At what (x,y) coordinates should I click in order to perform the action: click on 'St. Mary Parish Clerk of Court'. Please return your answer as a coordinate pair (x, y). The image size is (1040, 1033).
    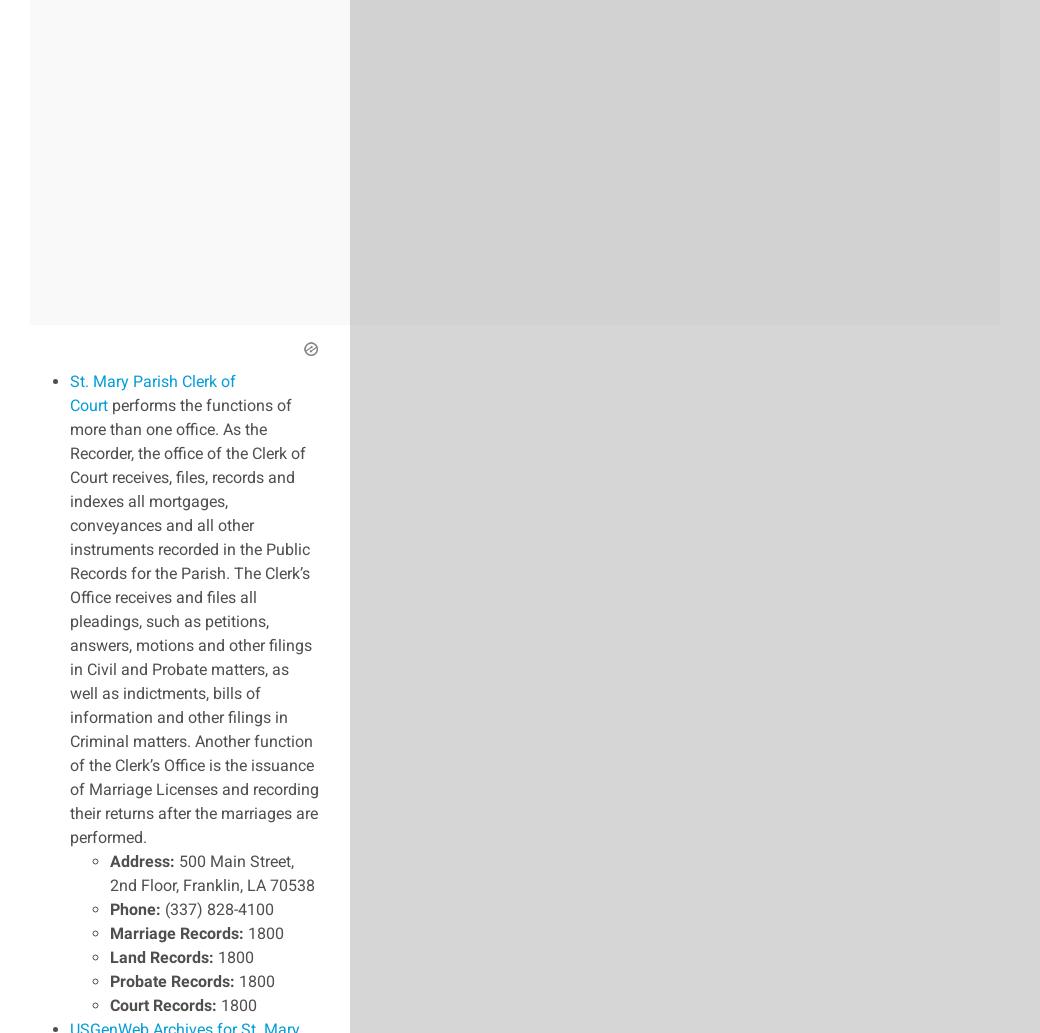
    Looking at the image, I should click on (152, 392).